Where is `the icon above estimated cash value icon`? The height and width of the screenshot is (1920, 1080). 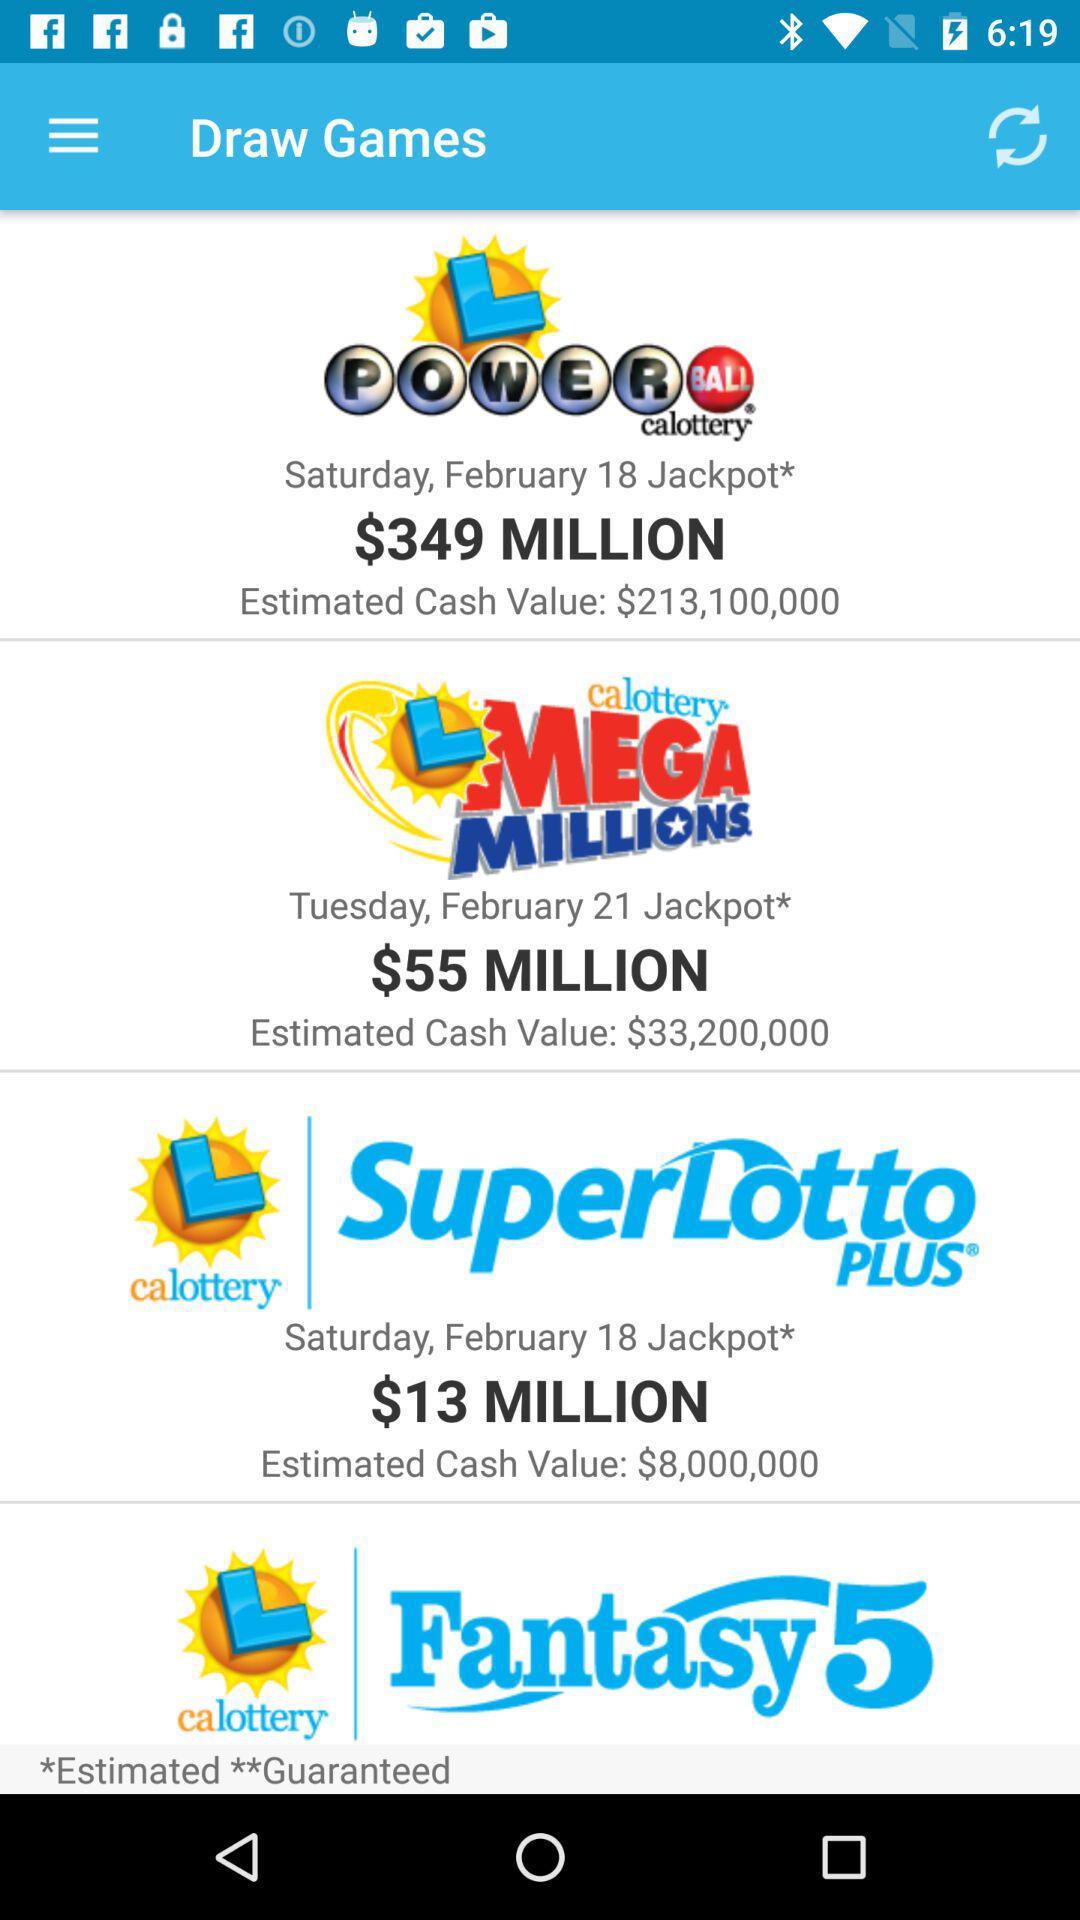
the icon above estimated cash value icon is located at coordinates (538, 967).